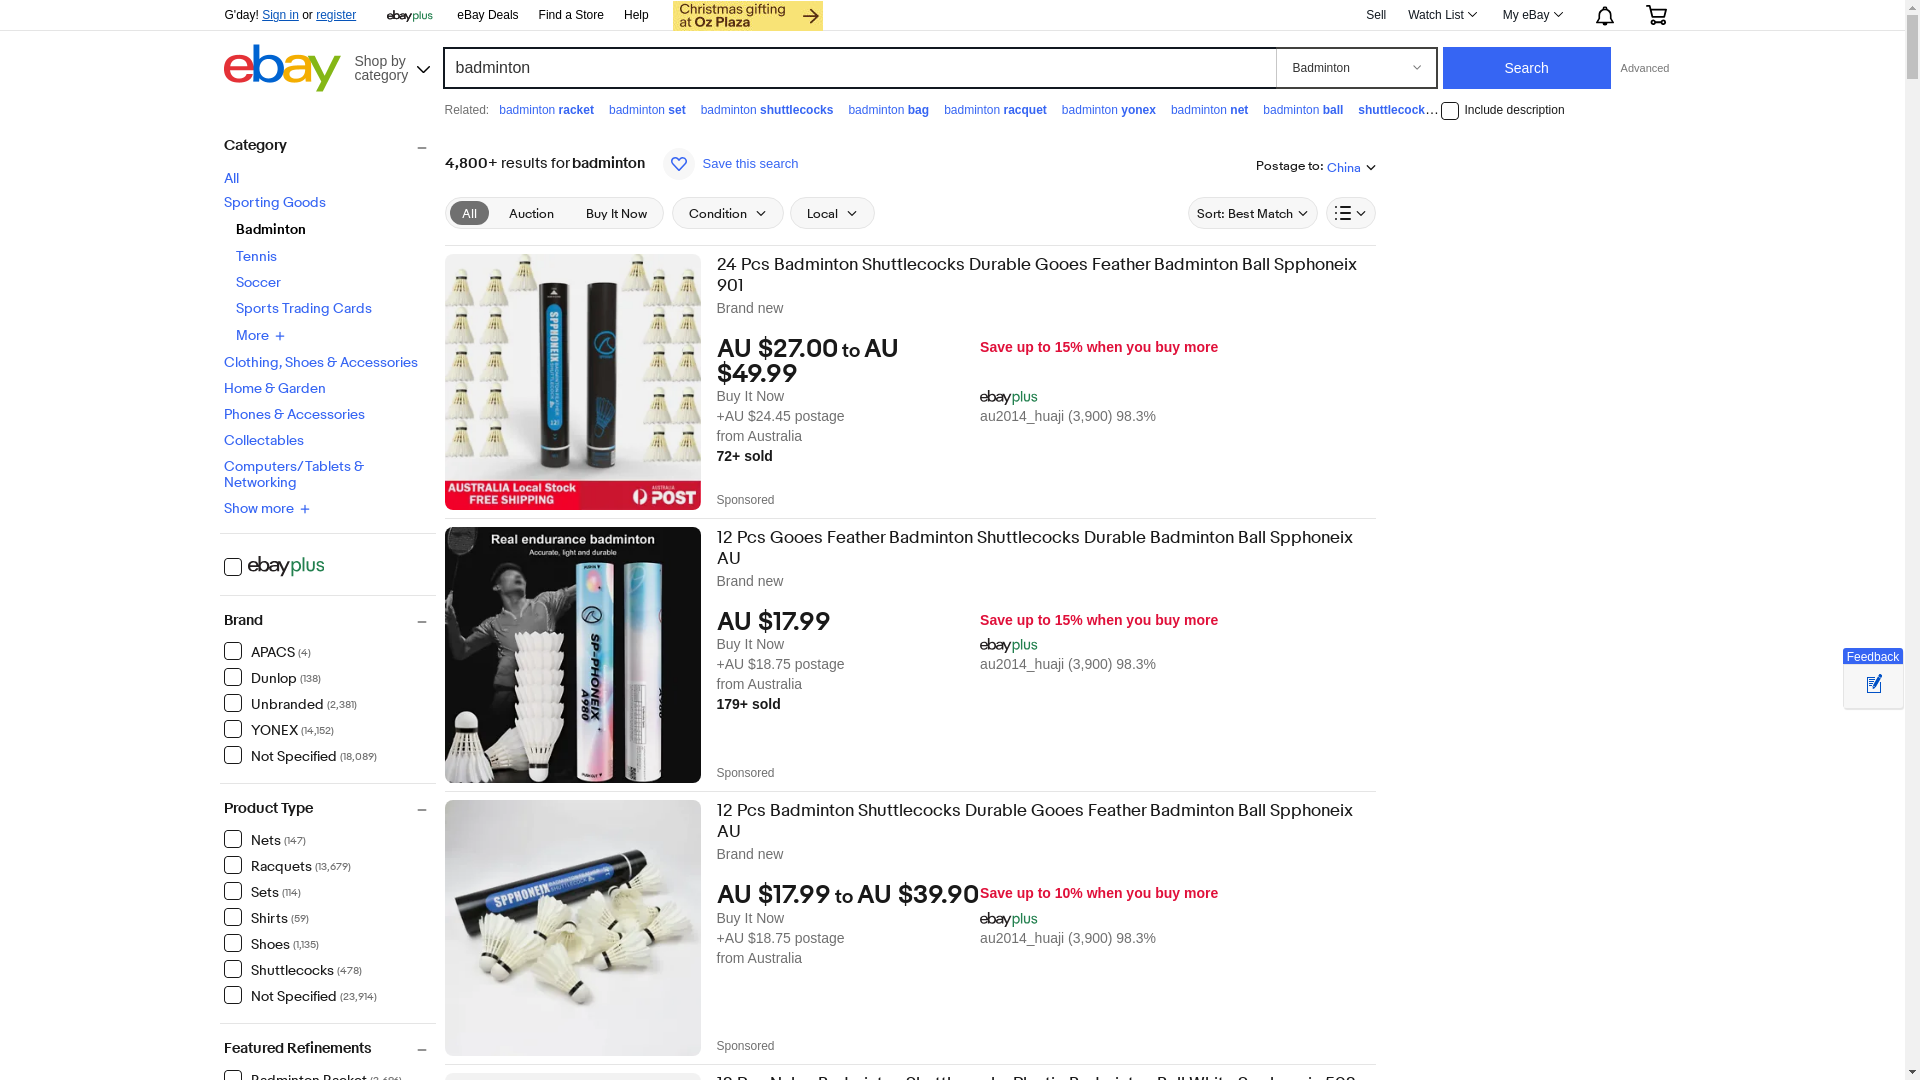  What do you see at coordinates (1441, 15) in the screenshot?
I see `'Watch List'` at bounding box center [1441, 15].